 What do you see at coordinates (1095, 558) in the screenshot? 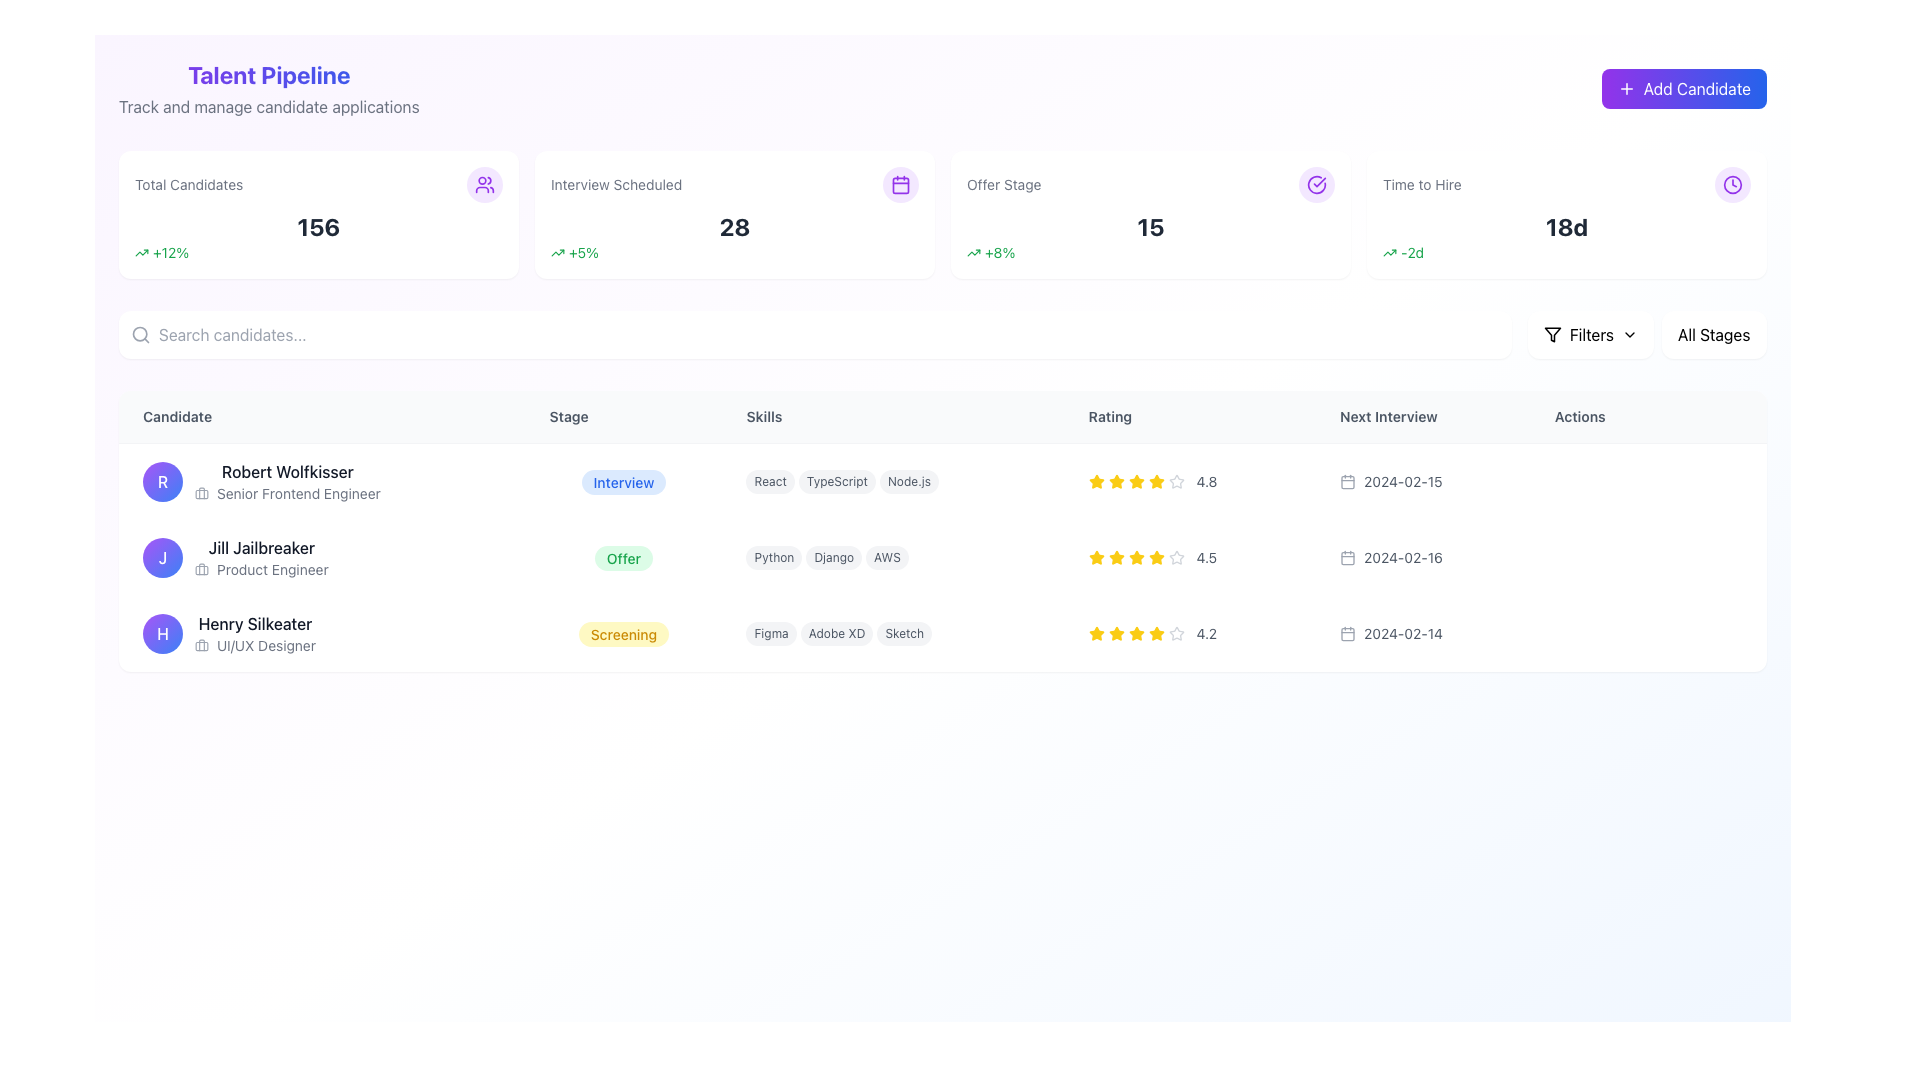
I see `the yellow star icon representing the rating for Jill Jailbreaker, located in the second row of the rating column` at bounding box center [1095, 558].